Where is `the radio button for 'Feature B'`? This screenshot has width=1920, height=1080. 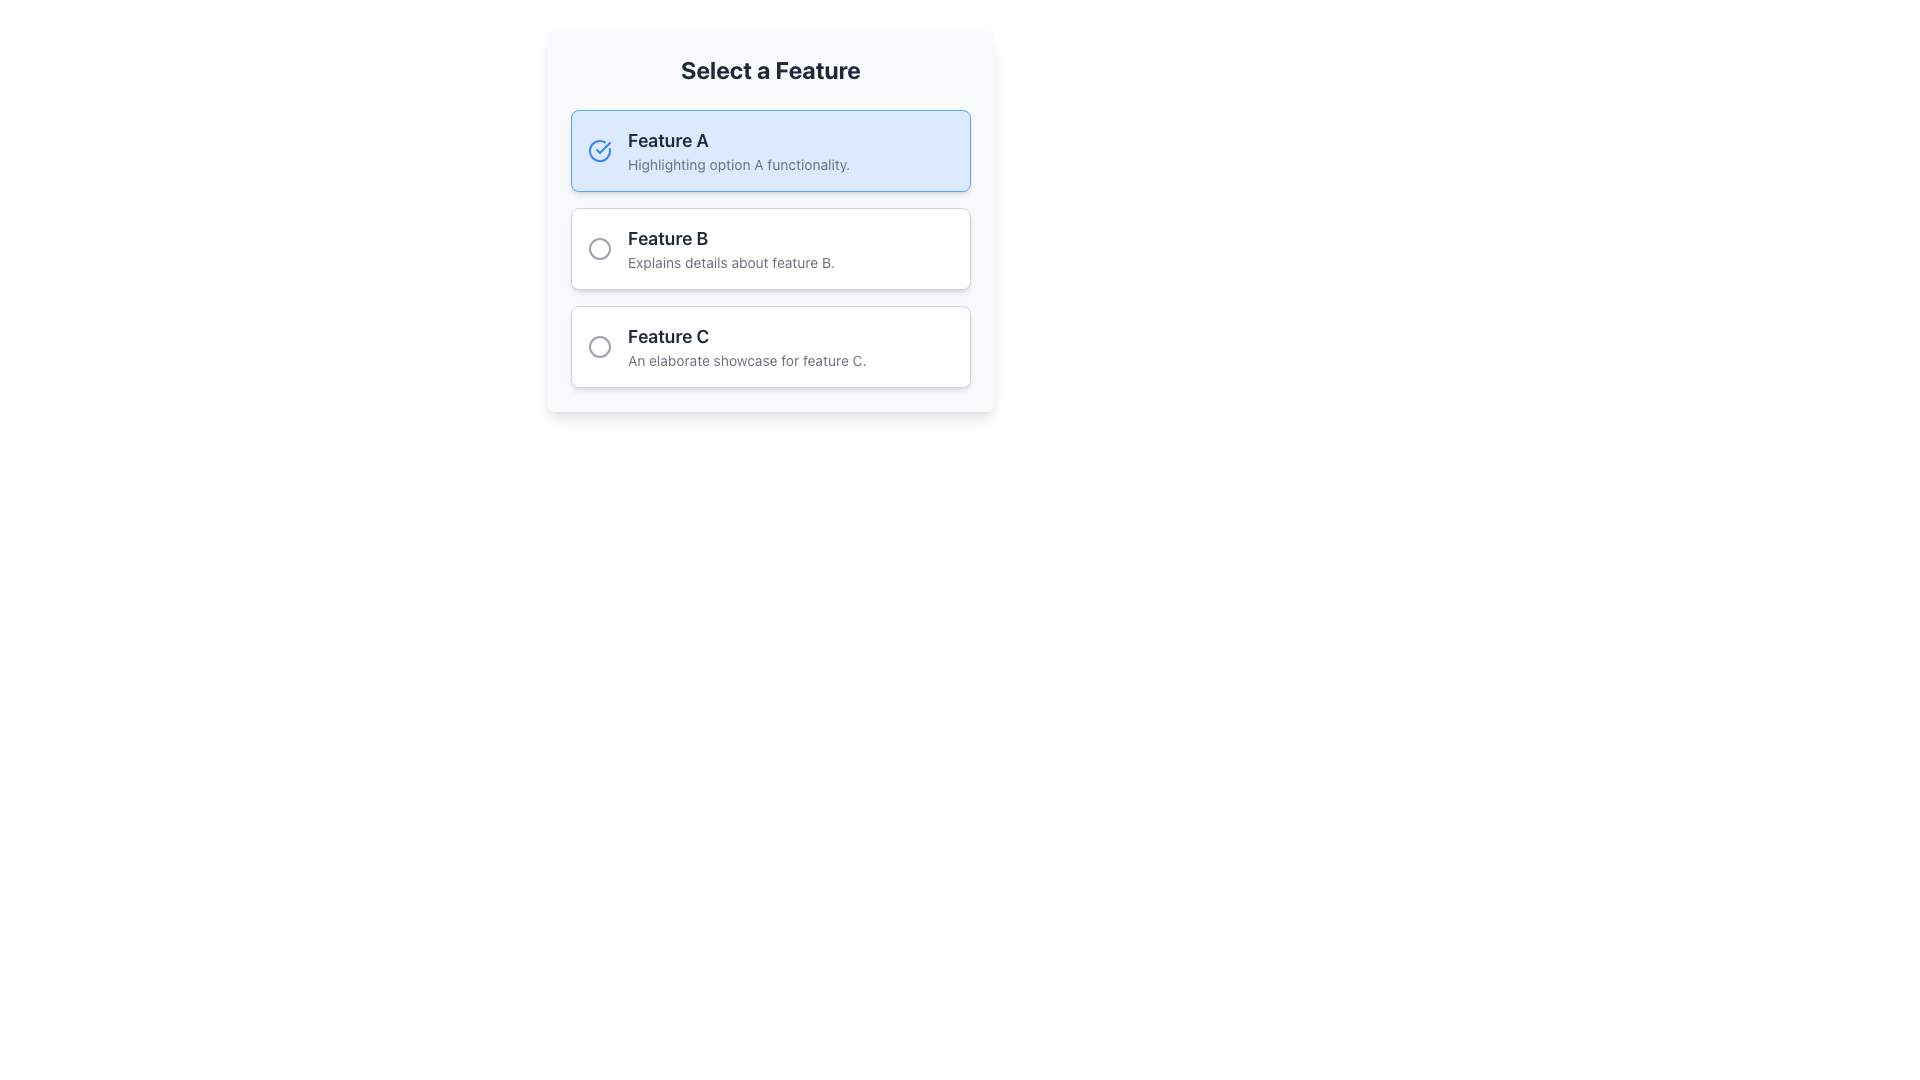 the radio button for 'Feature B' is located at coordinates (599, 248).